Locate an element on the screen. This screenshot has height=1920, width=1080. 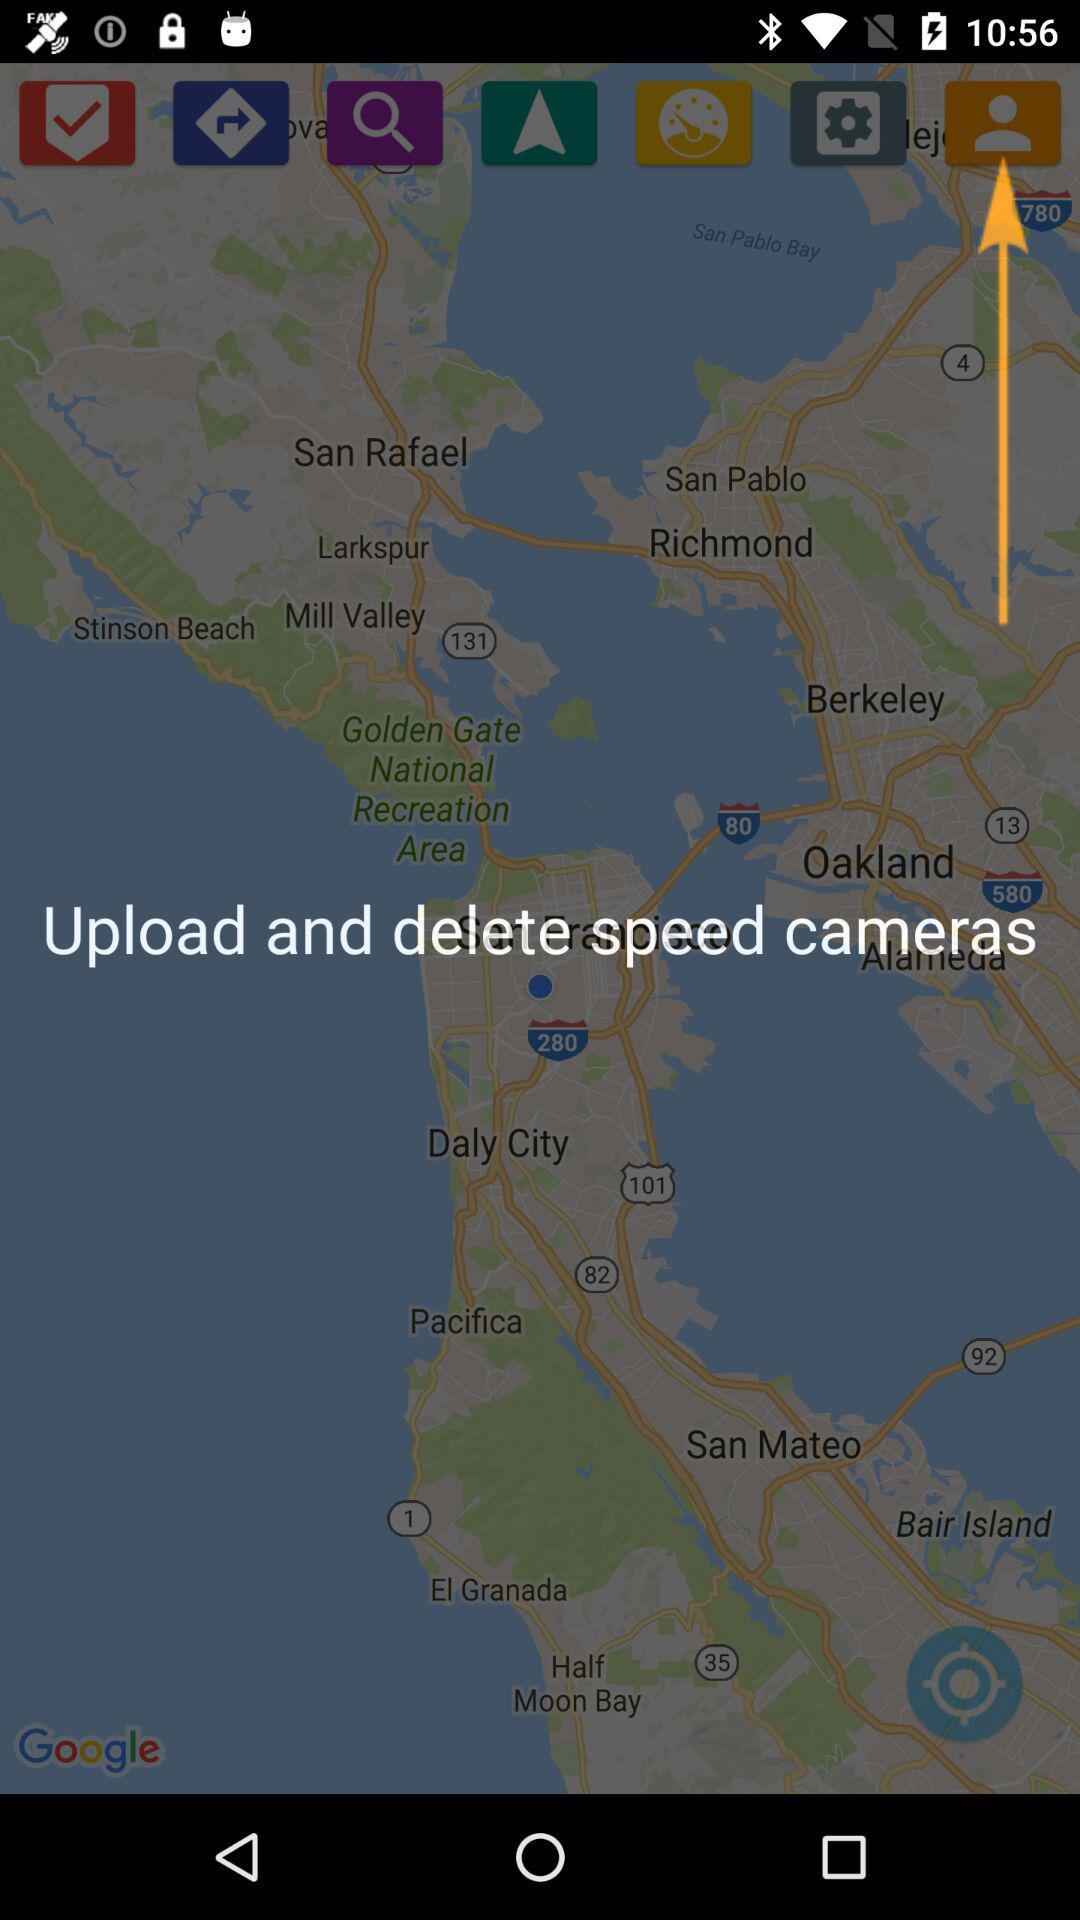
open settings is located at coordinates (848, 121).